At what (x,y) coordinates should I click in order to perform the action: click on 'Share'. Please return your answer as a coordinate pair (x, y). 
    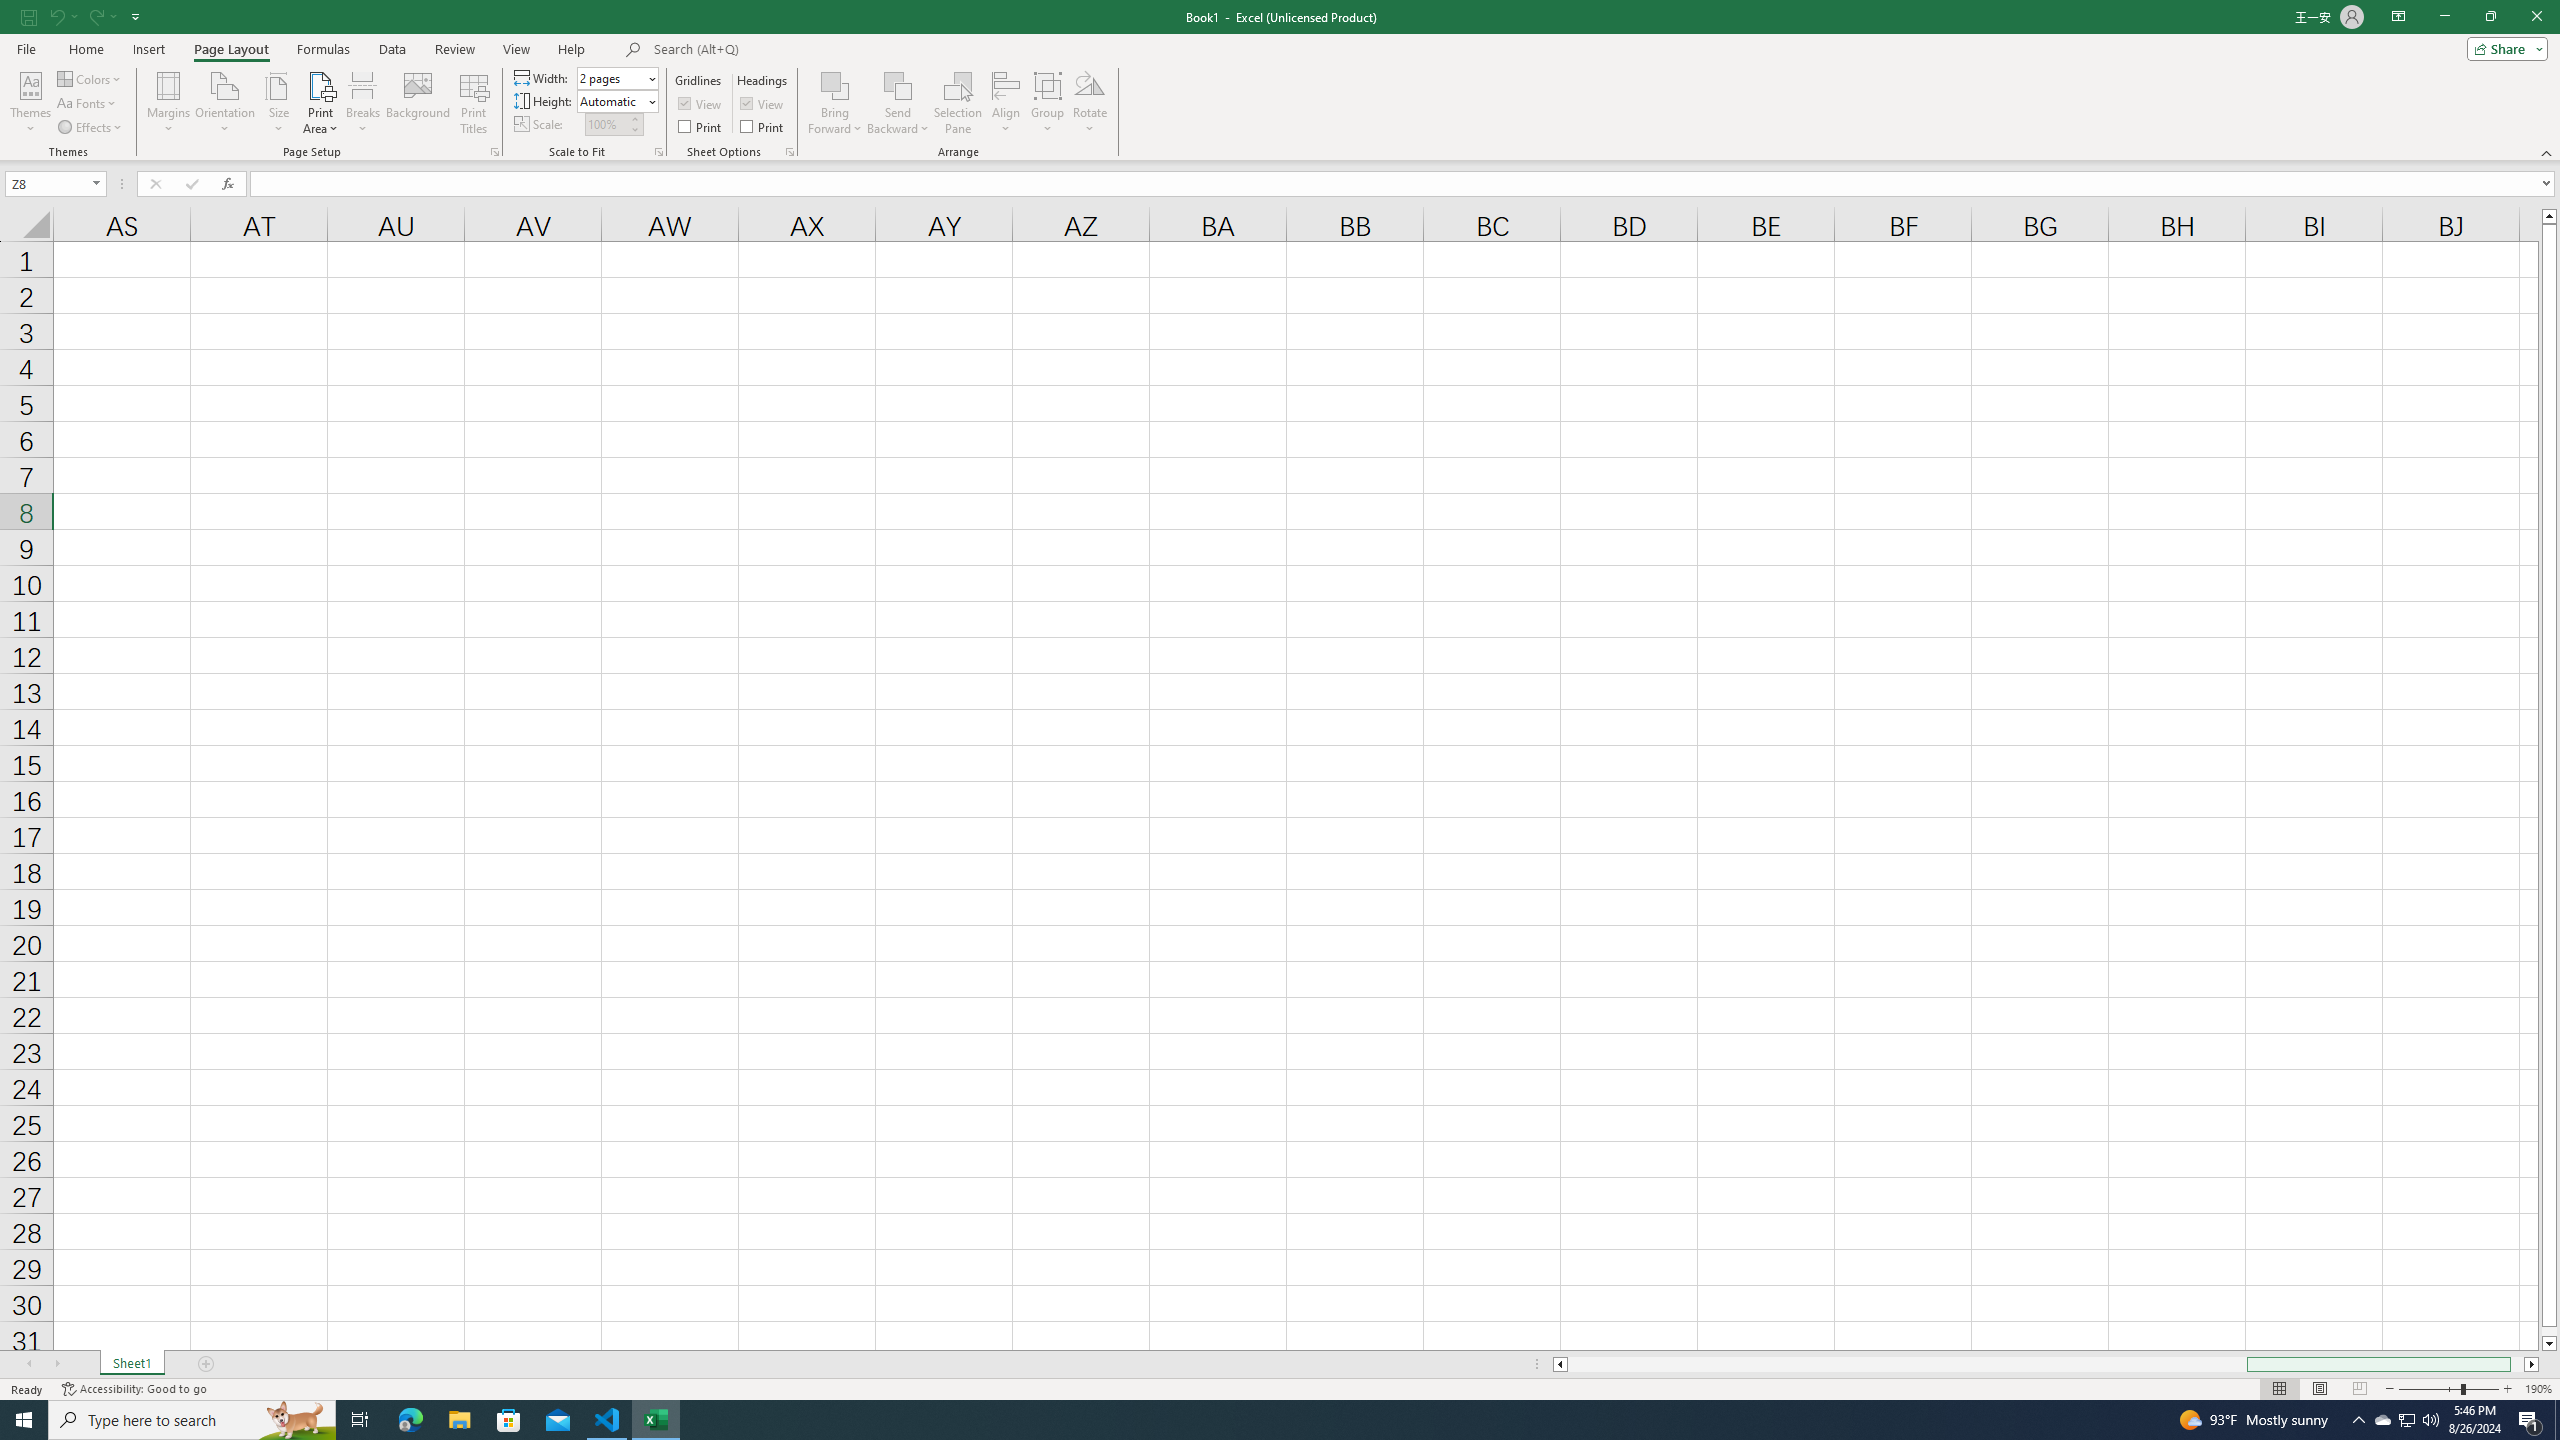
    Looking at the image, I should click on (2502, 47).